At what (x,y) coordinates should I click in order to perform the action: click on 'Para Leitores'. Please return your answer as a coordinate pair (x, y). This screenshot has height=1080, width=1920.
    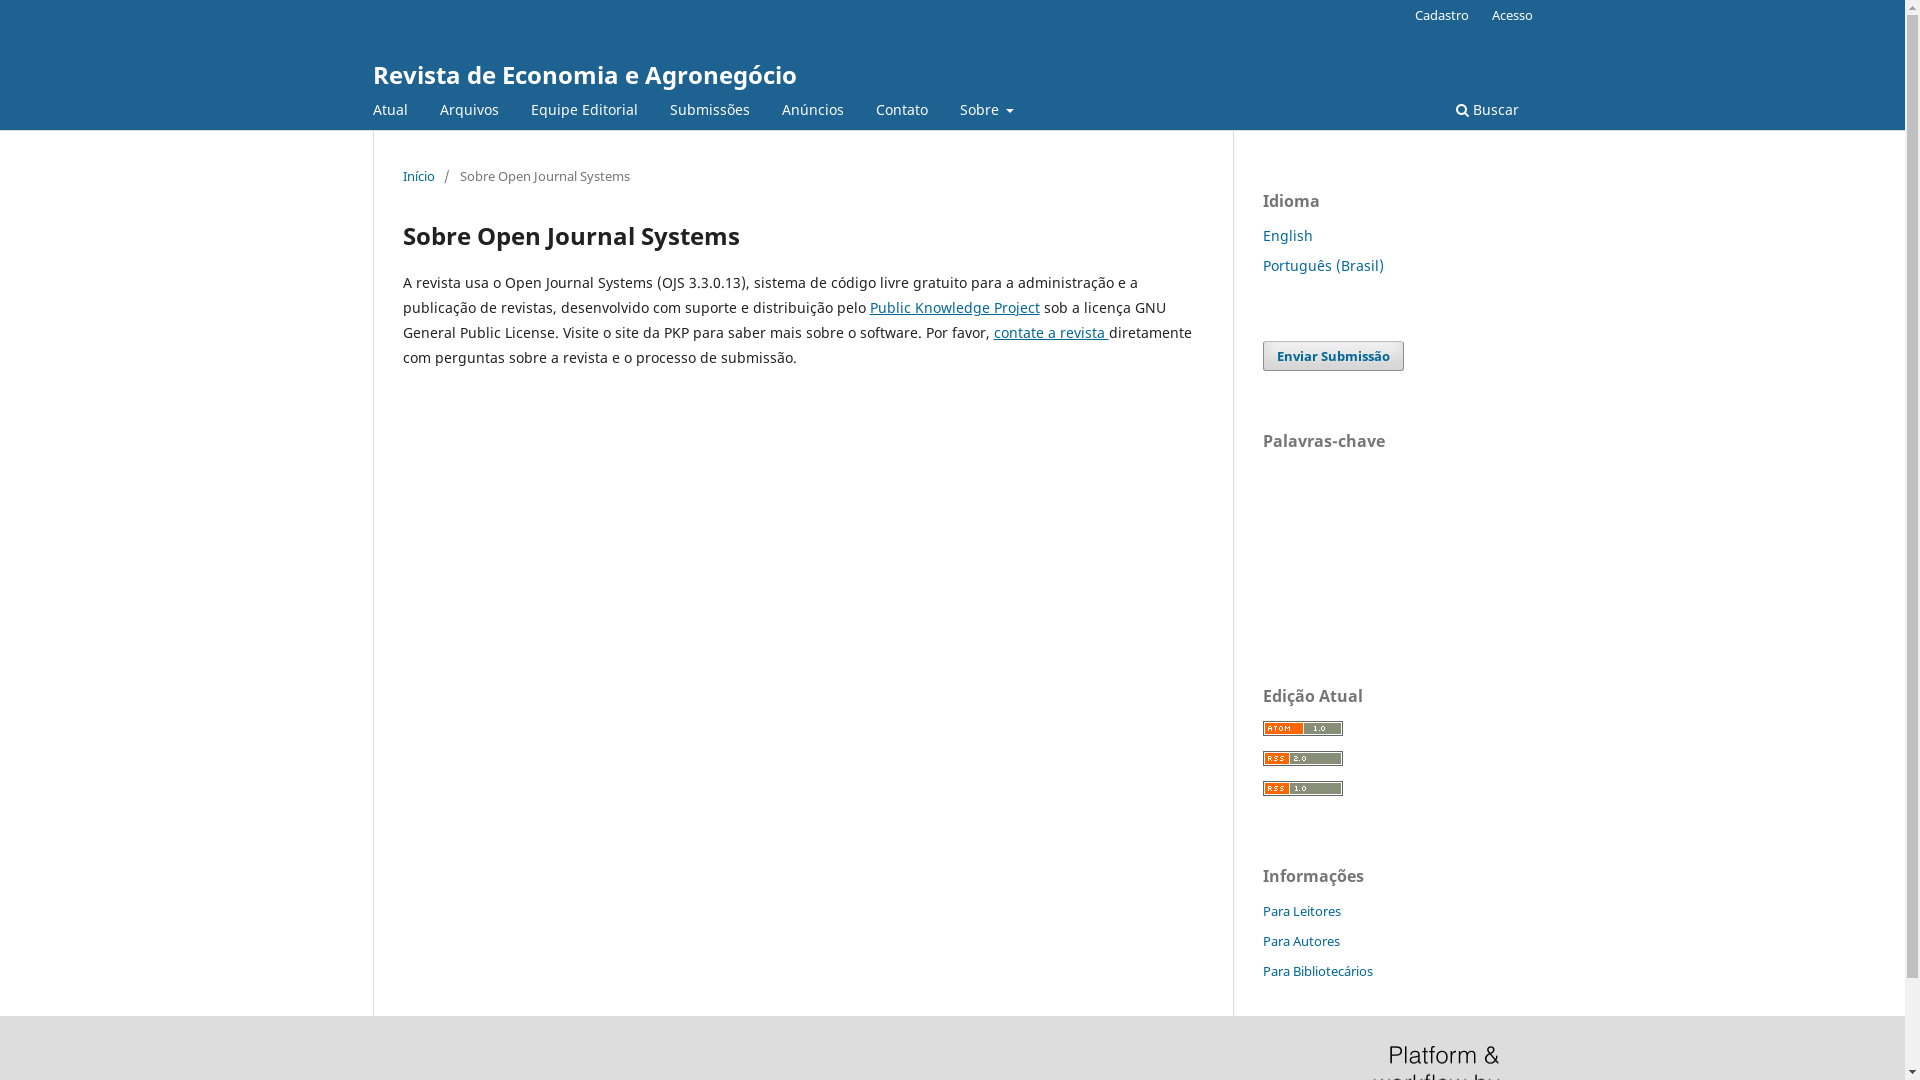
    Looking at the image, I should click on (1300, 910).